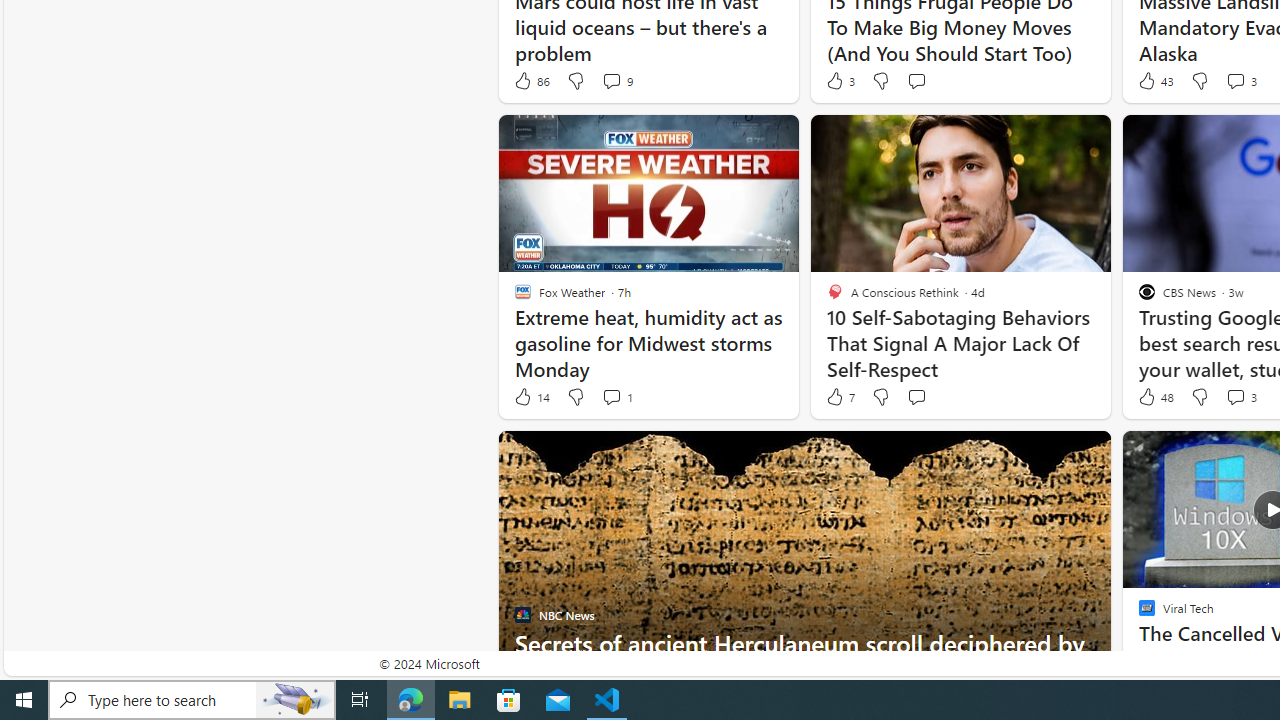  Describe the element at coordinates (615, 80) in the screenshot. I see `'View comments 9 Comment'` at that location.